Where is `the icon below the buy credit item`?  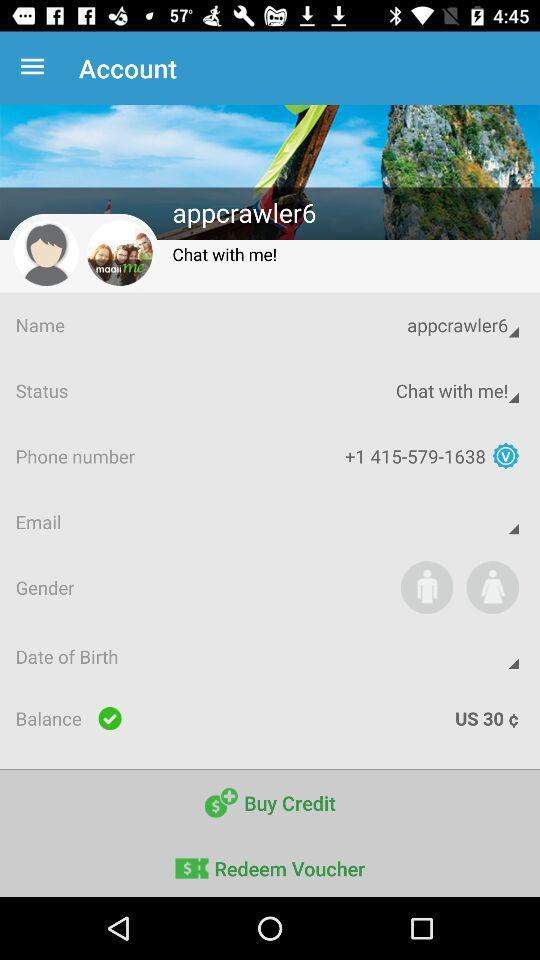
the icon below the buy credit item is located at coordinates (270, 865).